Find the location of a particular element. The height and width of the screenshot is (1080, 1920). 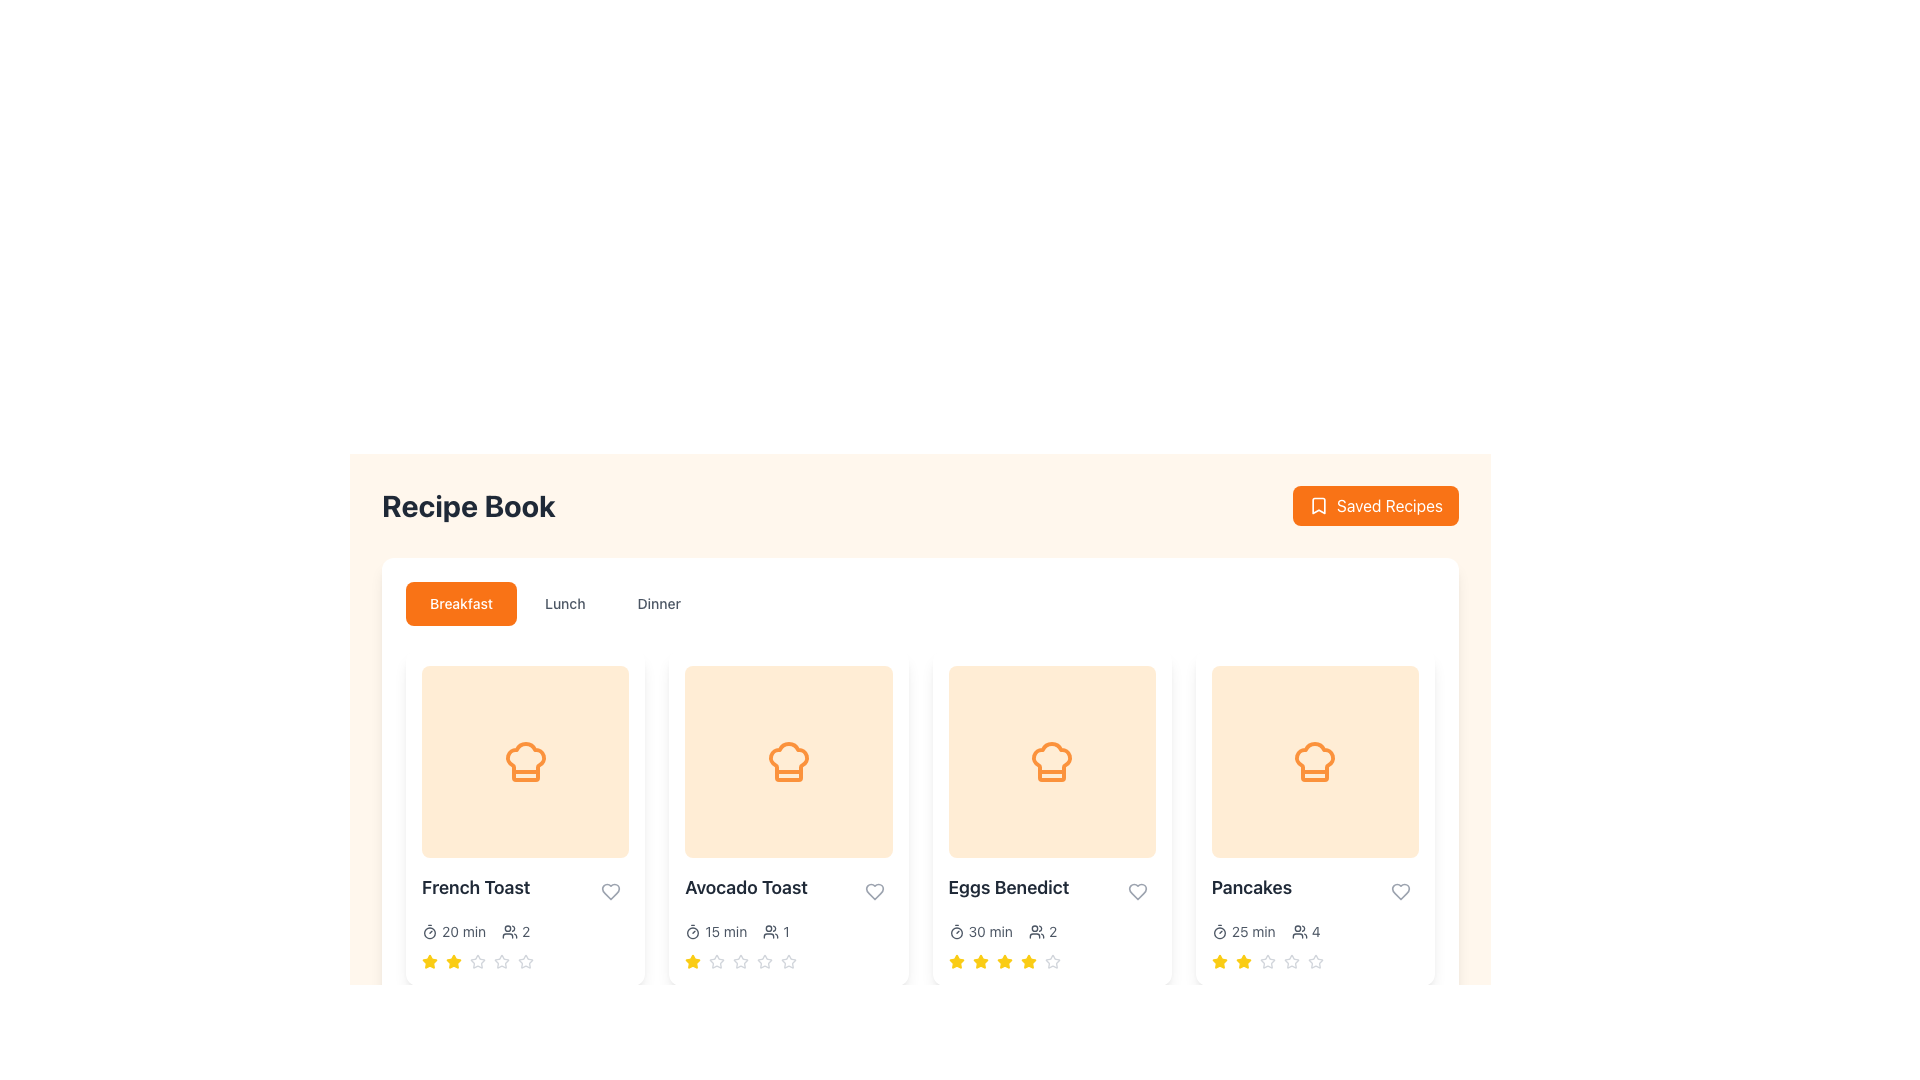

the recipe card for 'Eggs Benedict' is located at coordinates (1051, 817).